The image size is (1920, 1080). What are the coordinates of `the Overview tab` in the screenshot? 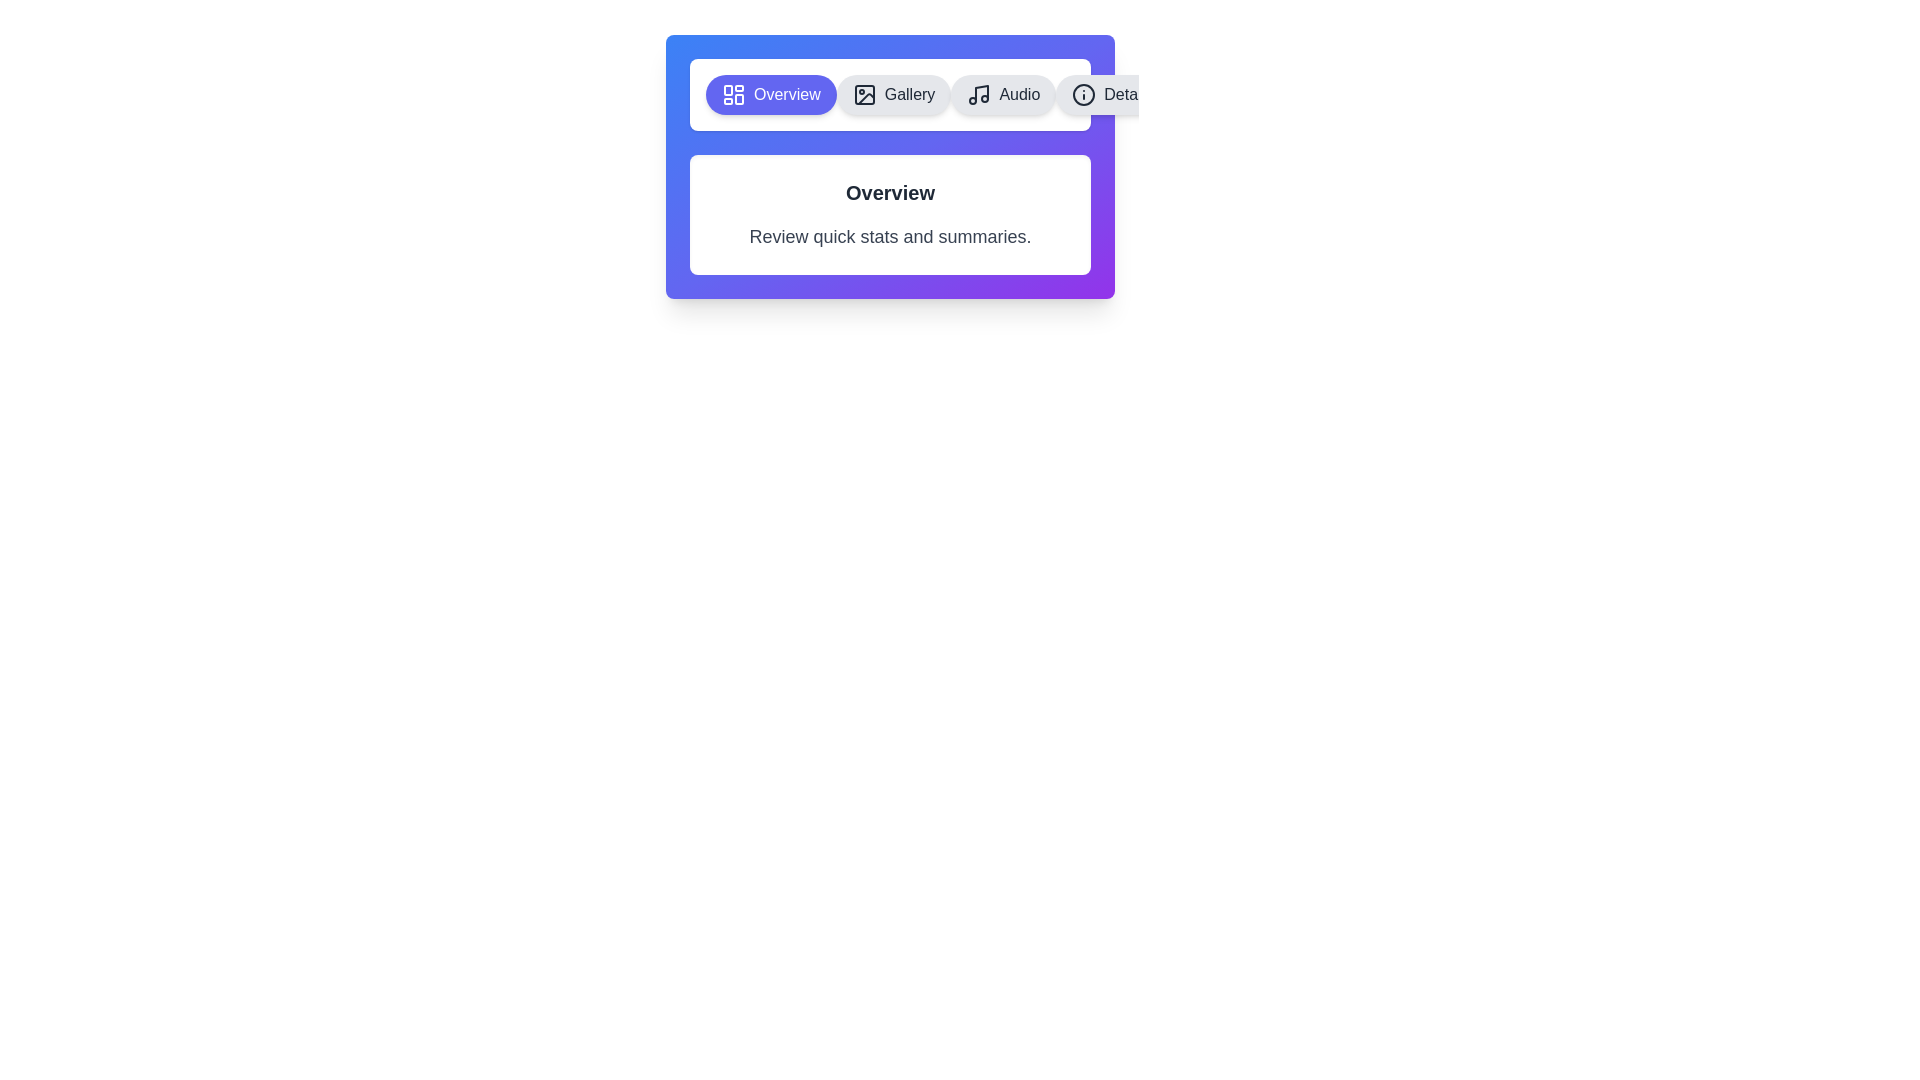 It's located at (770, 95).